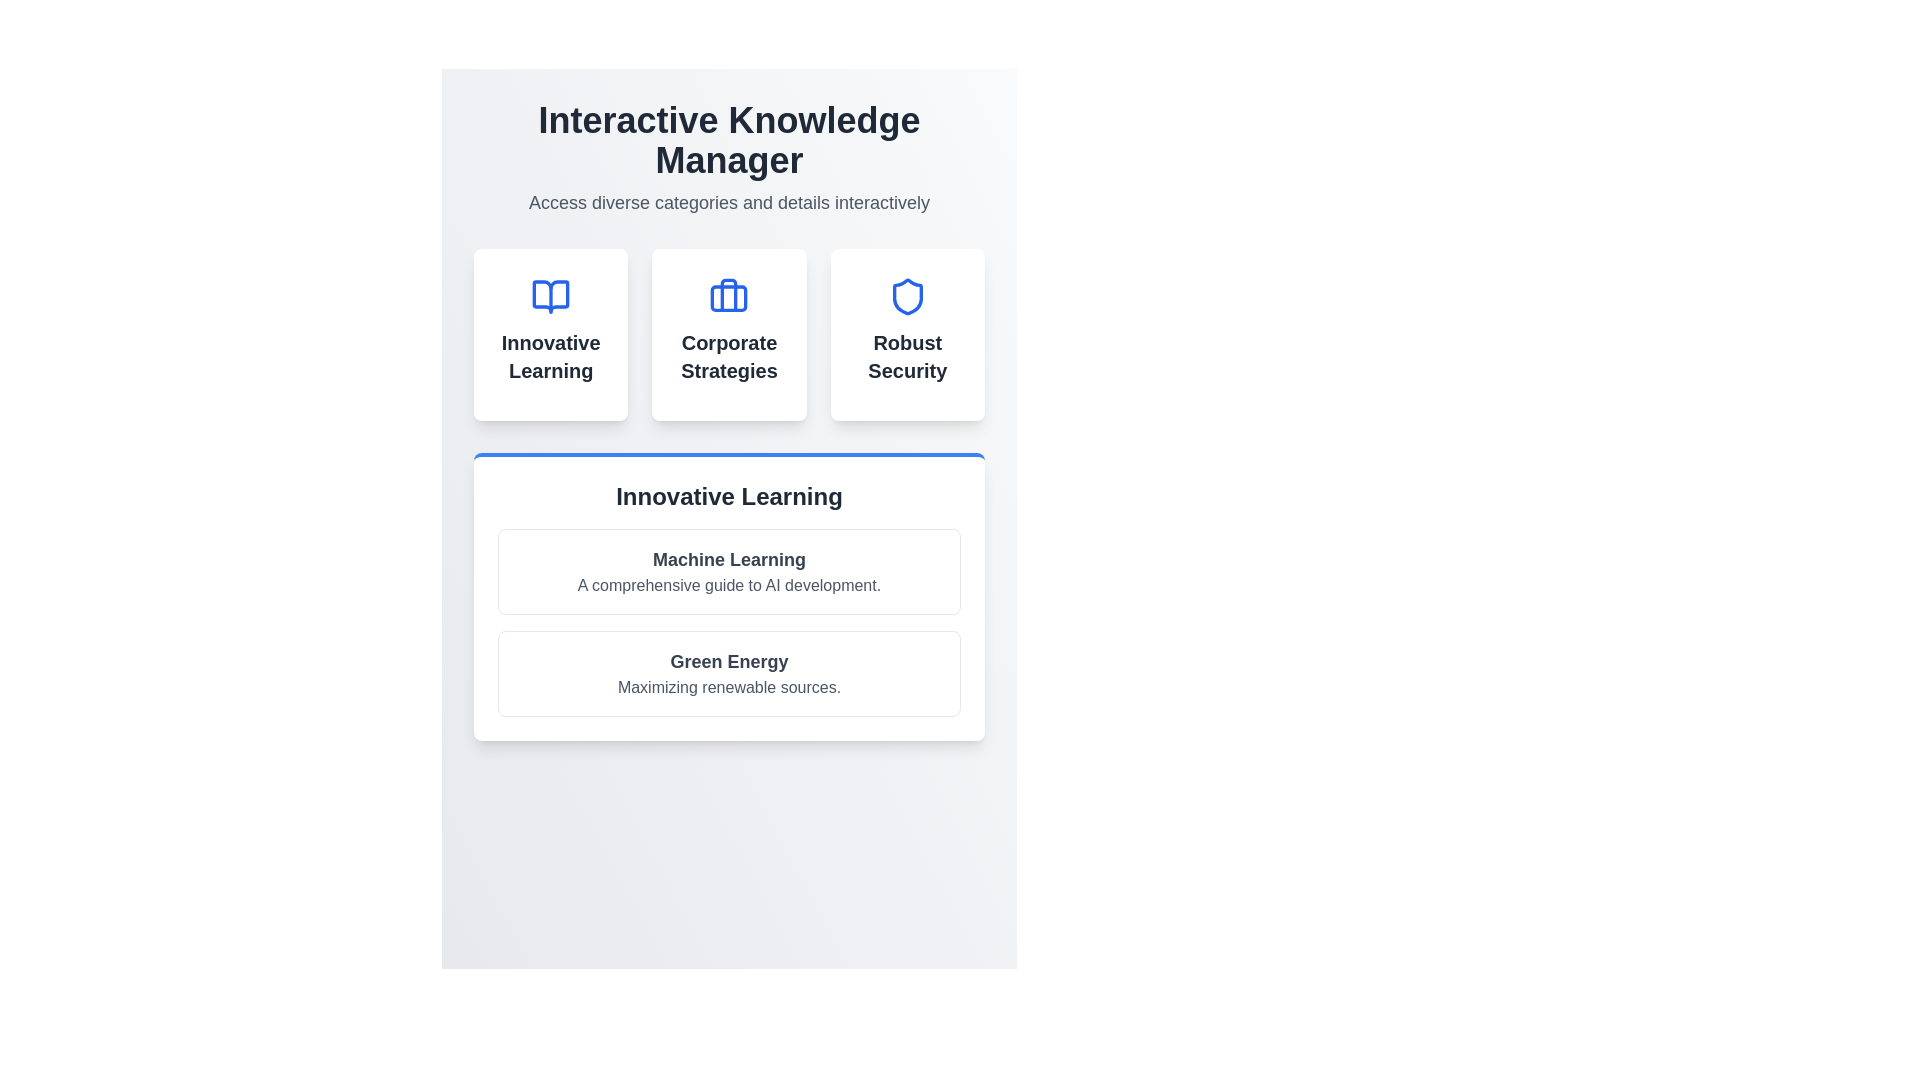 The height and width of the screenshot is (1080, 1920). What do you see at coordinates (551, 356) in the screenshot?
I see `the header text element displaying 'Innovative Learning' which is styled prominently in dark gray and is center-aligned within a card in the first column of a three-element grid layout` at bounding box center [551, 356].